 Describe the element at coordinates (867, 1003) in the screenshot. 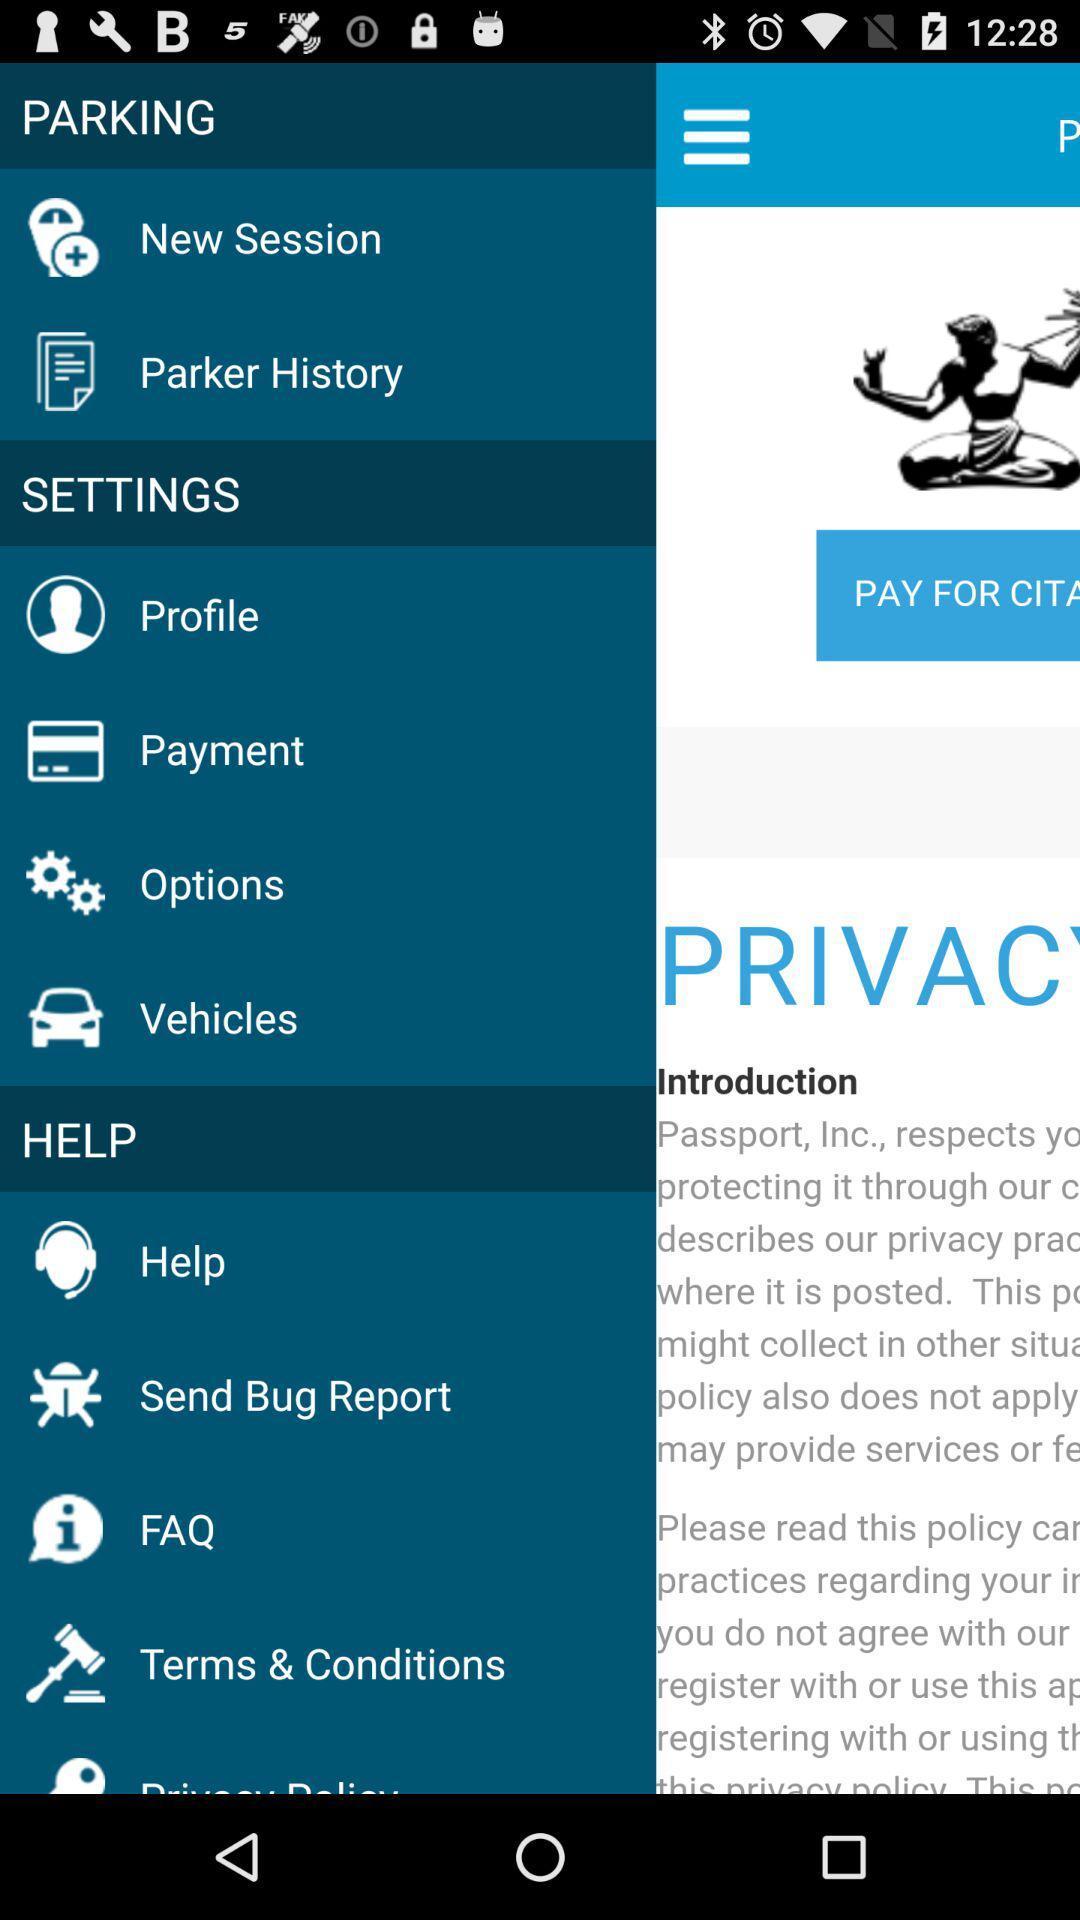

I see `full privacy statement` at that location.